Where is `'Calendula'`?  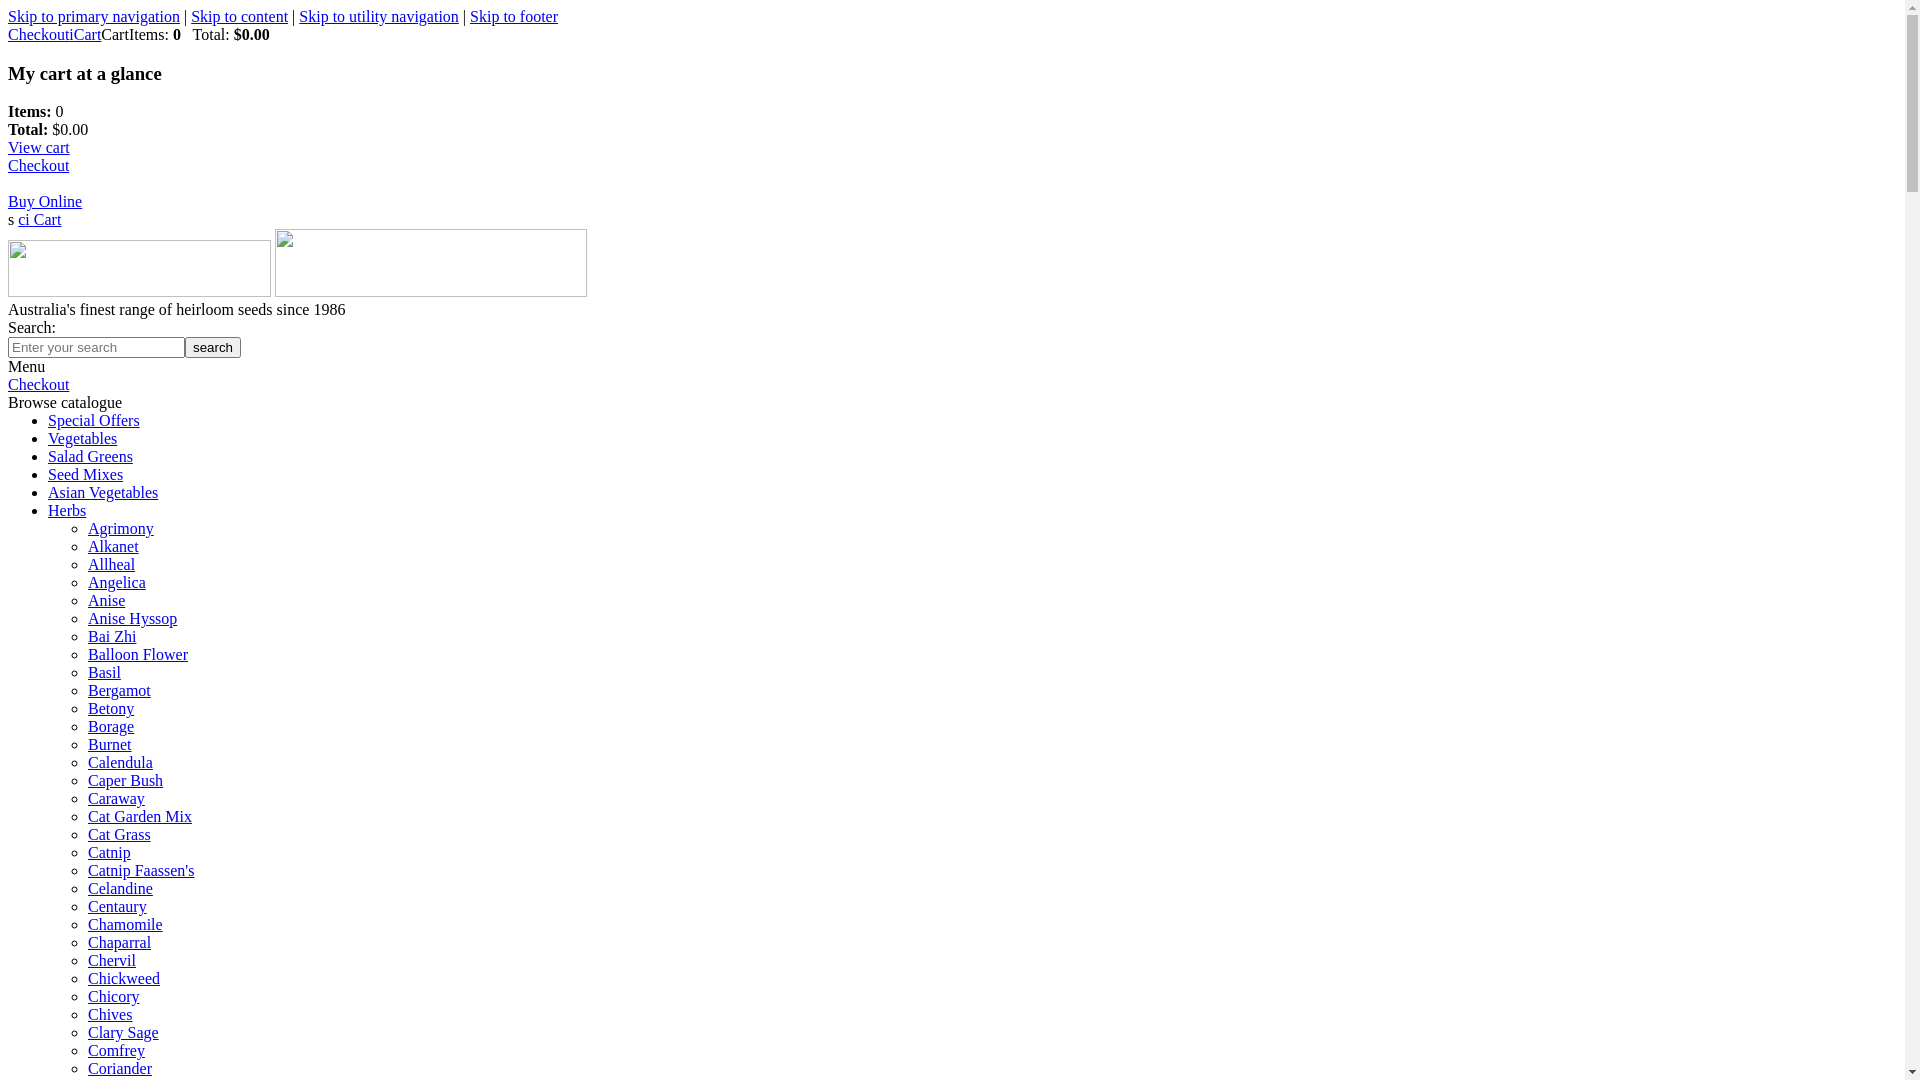
'Calendula' is located at coordinates (119, 762).